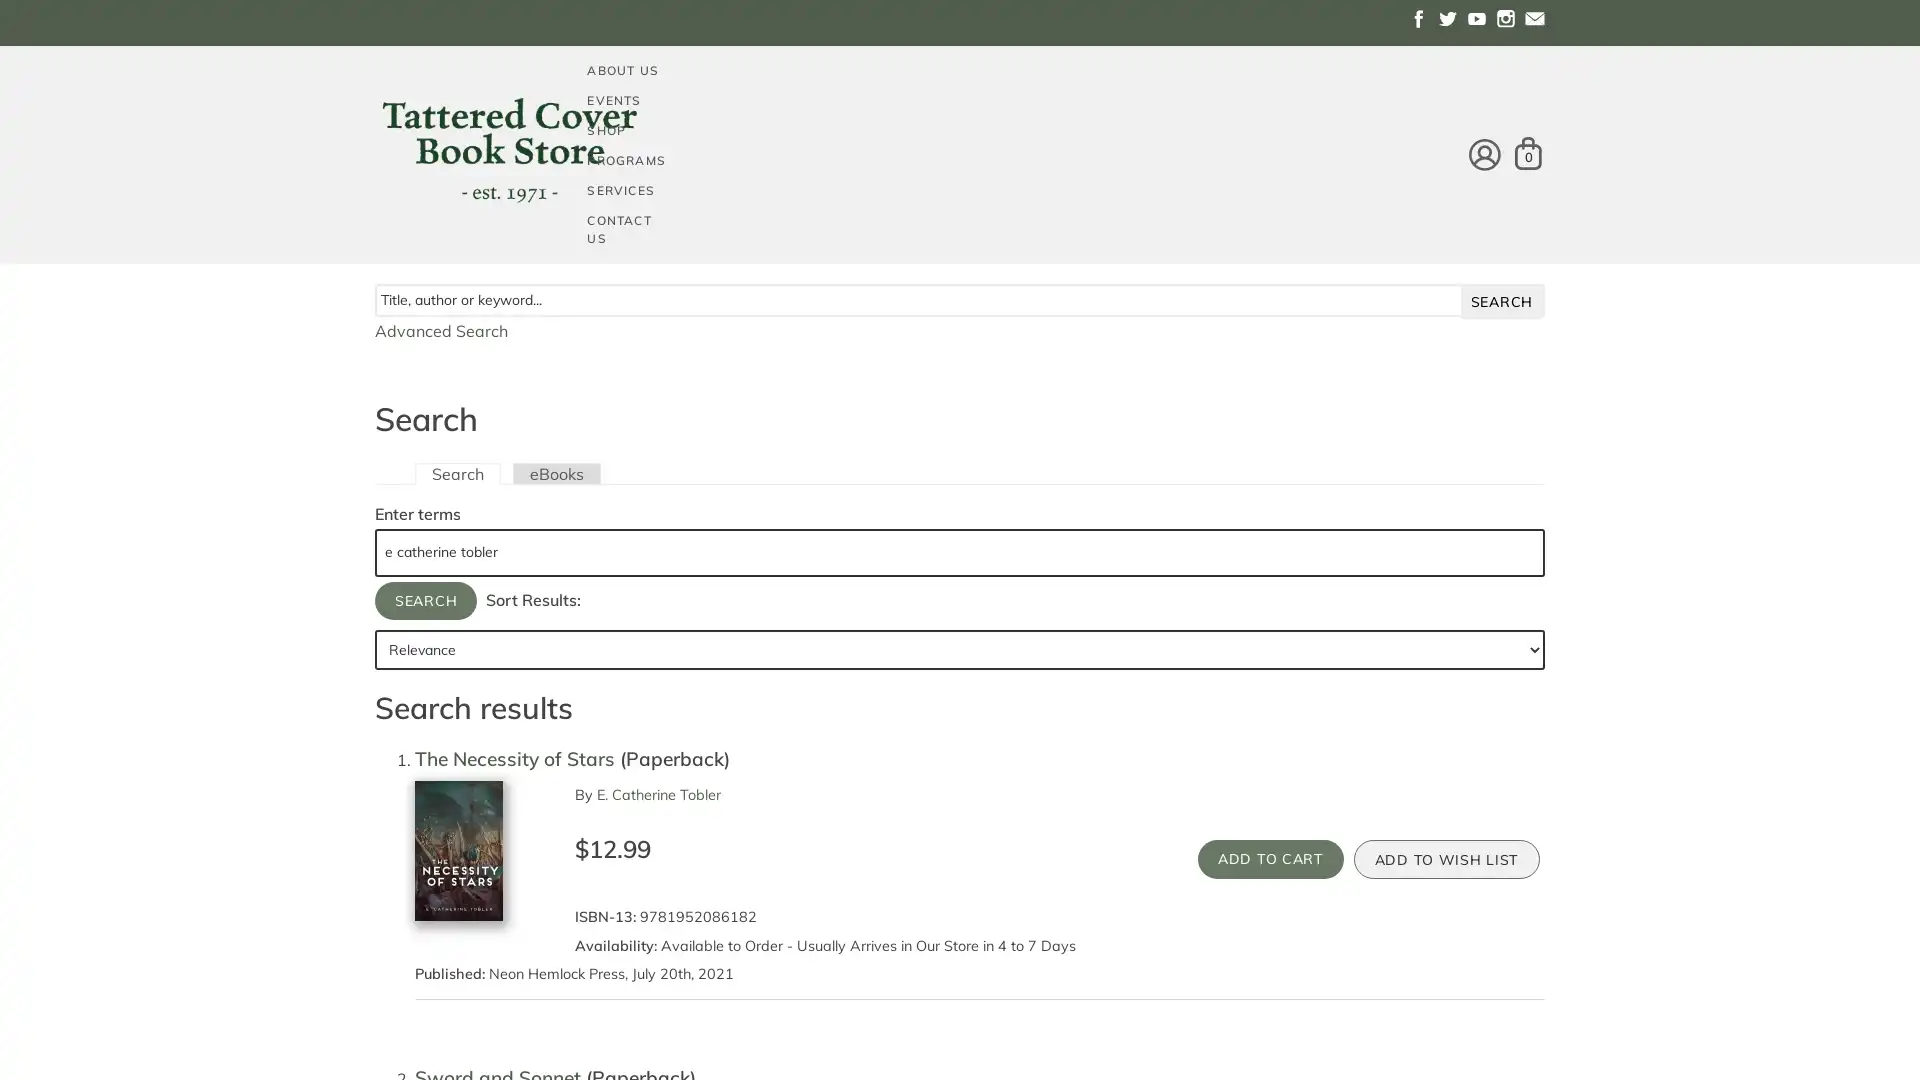 This screenshot has height=1080, width=1920. What do you see at coordinates (425, 599) in the screenshot?
I see `Search` at bounding box center [425, 599].